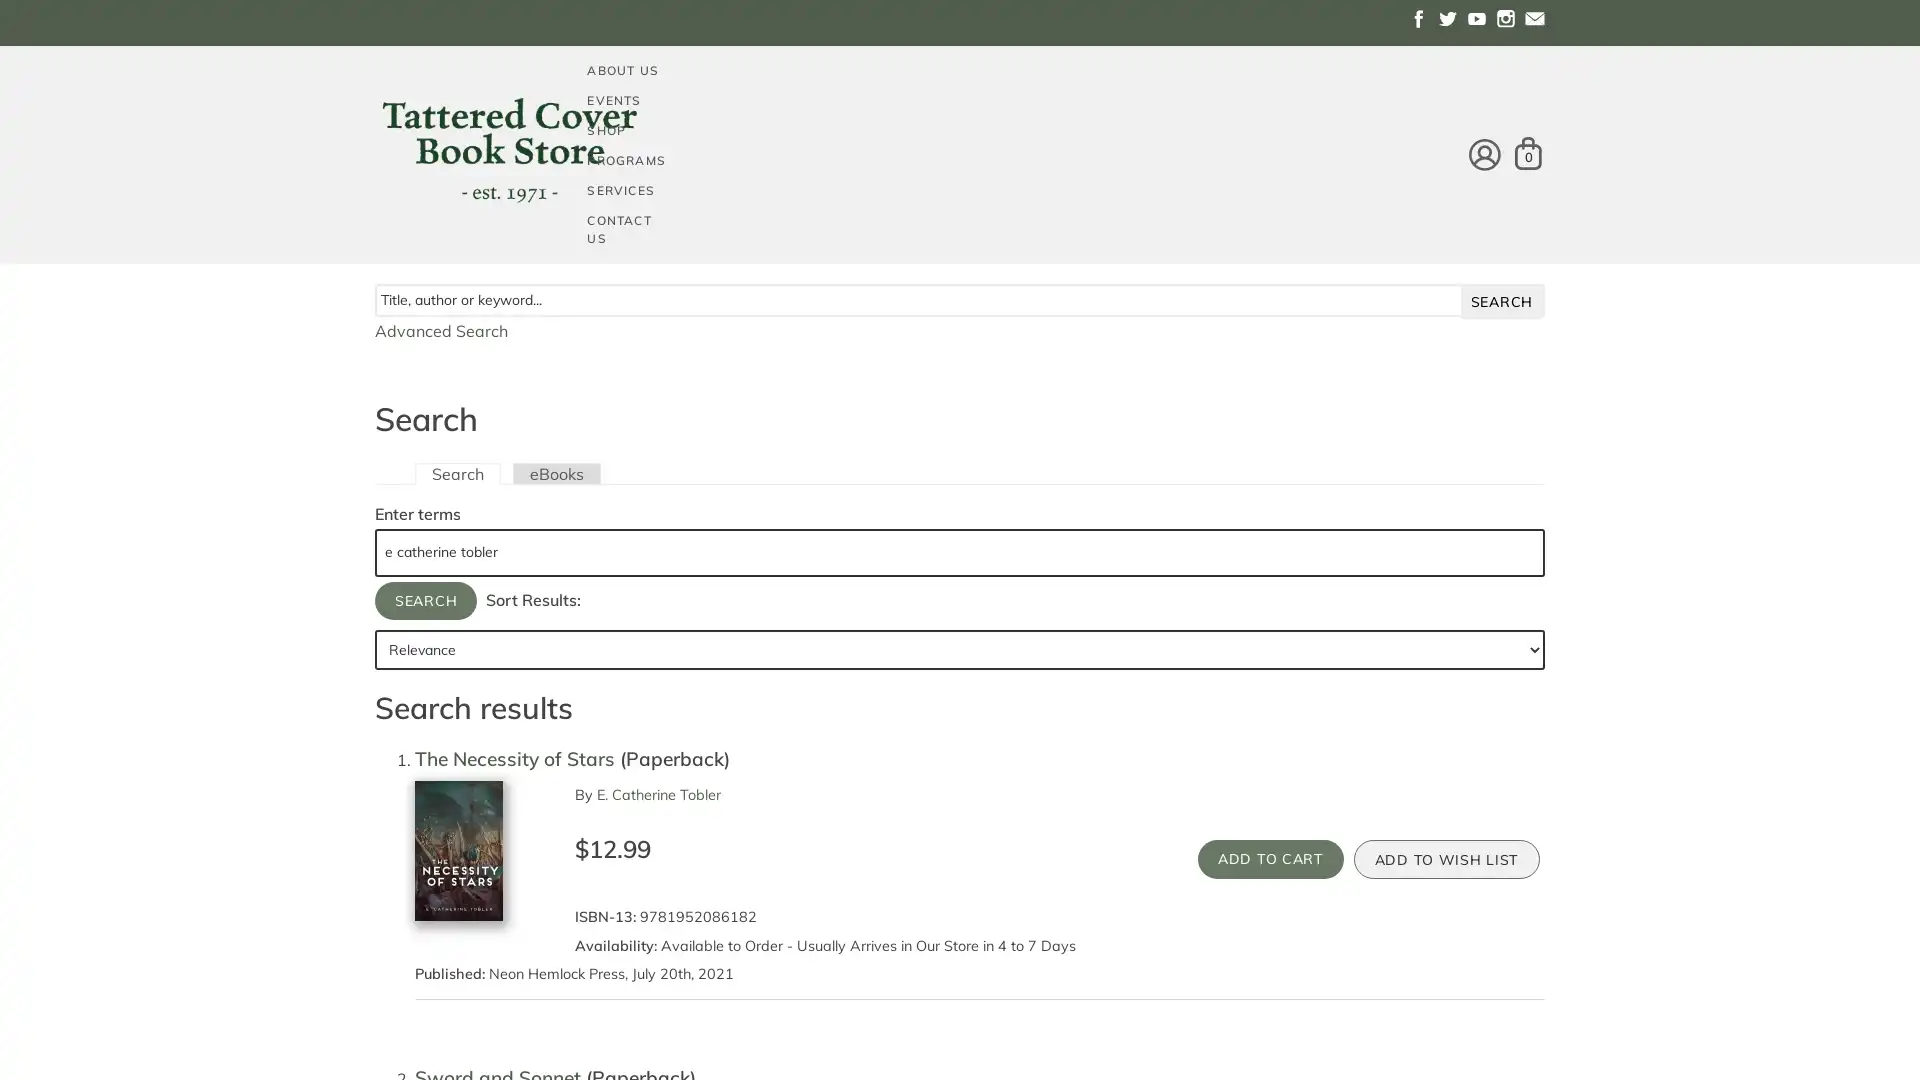 This screenshot has height=1080, width=1920. What do you see at coordinates (425, 599) in the screenshot?
I see `Search` at bounding box center [425, 599].